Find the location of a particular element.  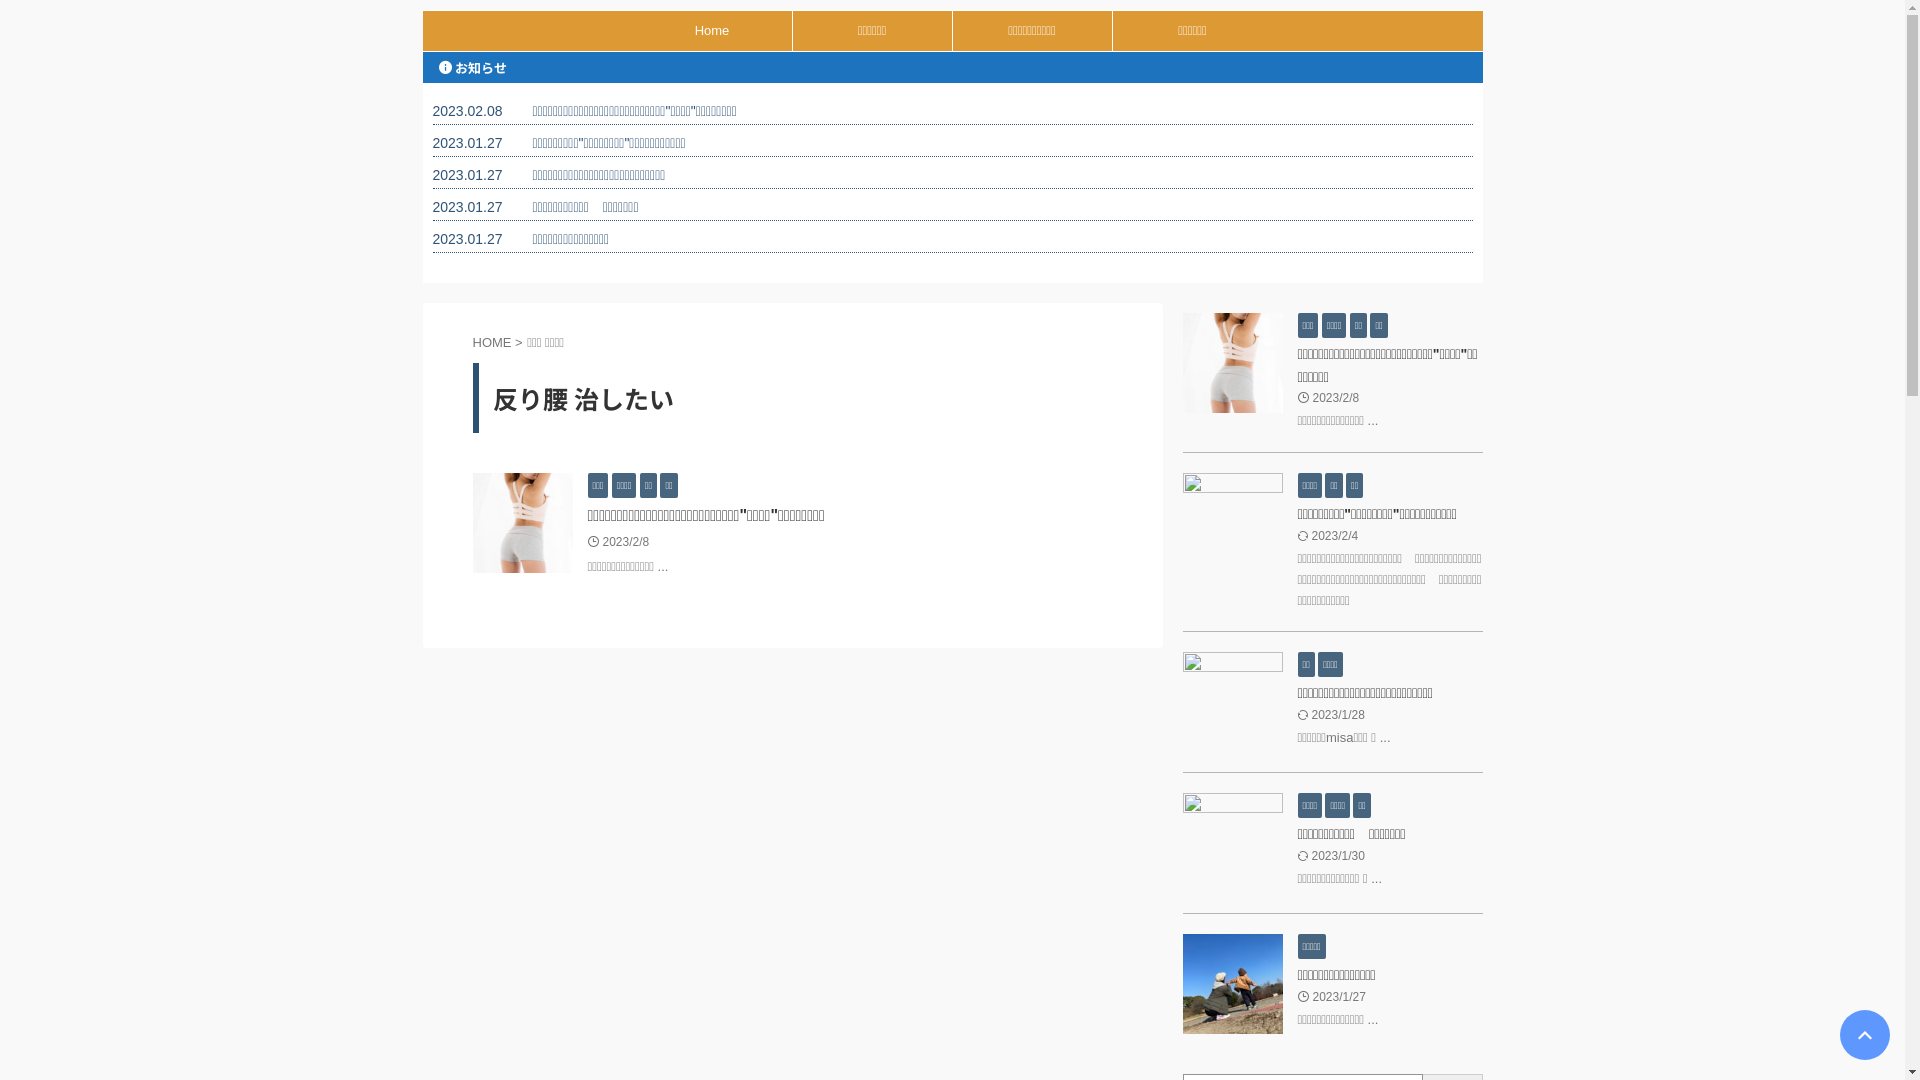

'Home' is located at coordinates (631, 30).